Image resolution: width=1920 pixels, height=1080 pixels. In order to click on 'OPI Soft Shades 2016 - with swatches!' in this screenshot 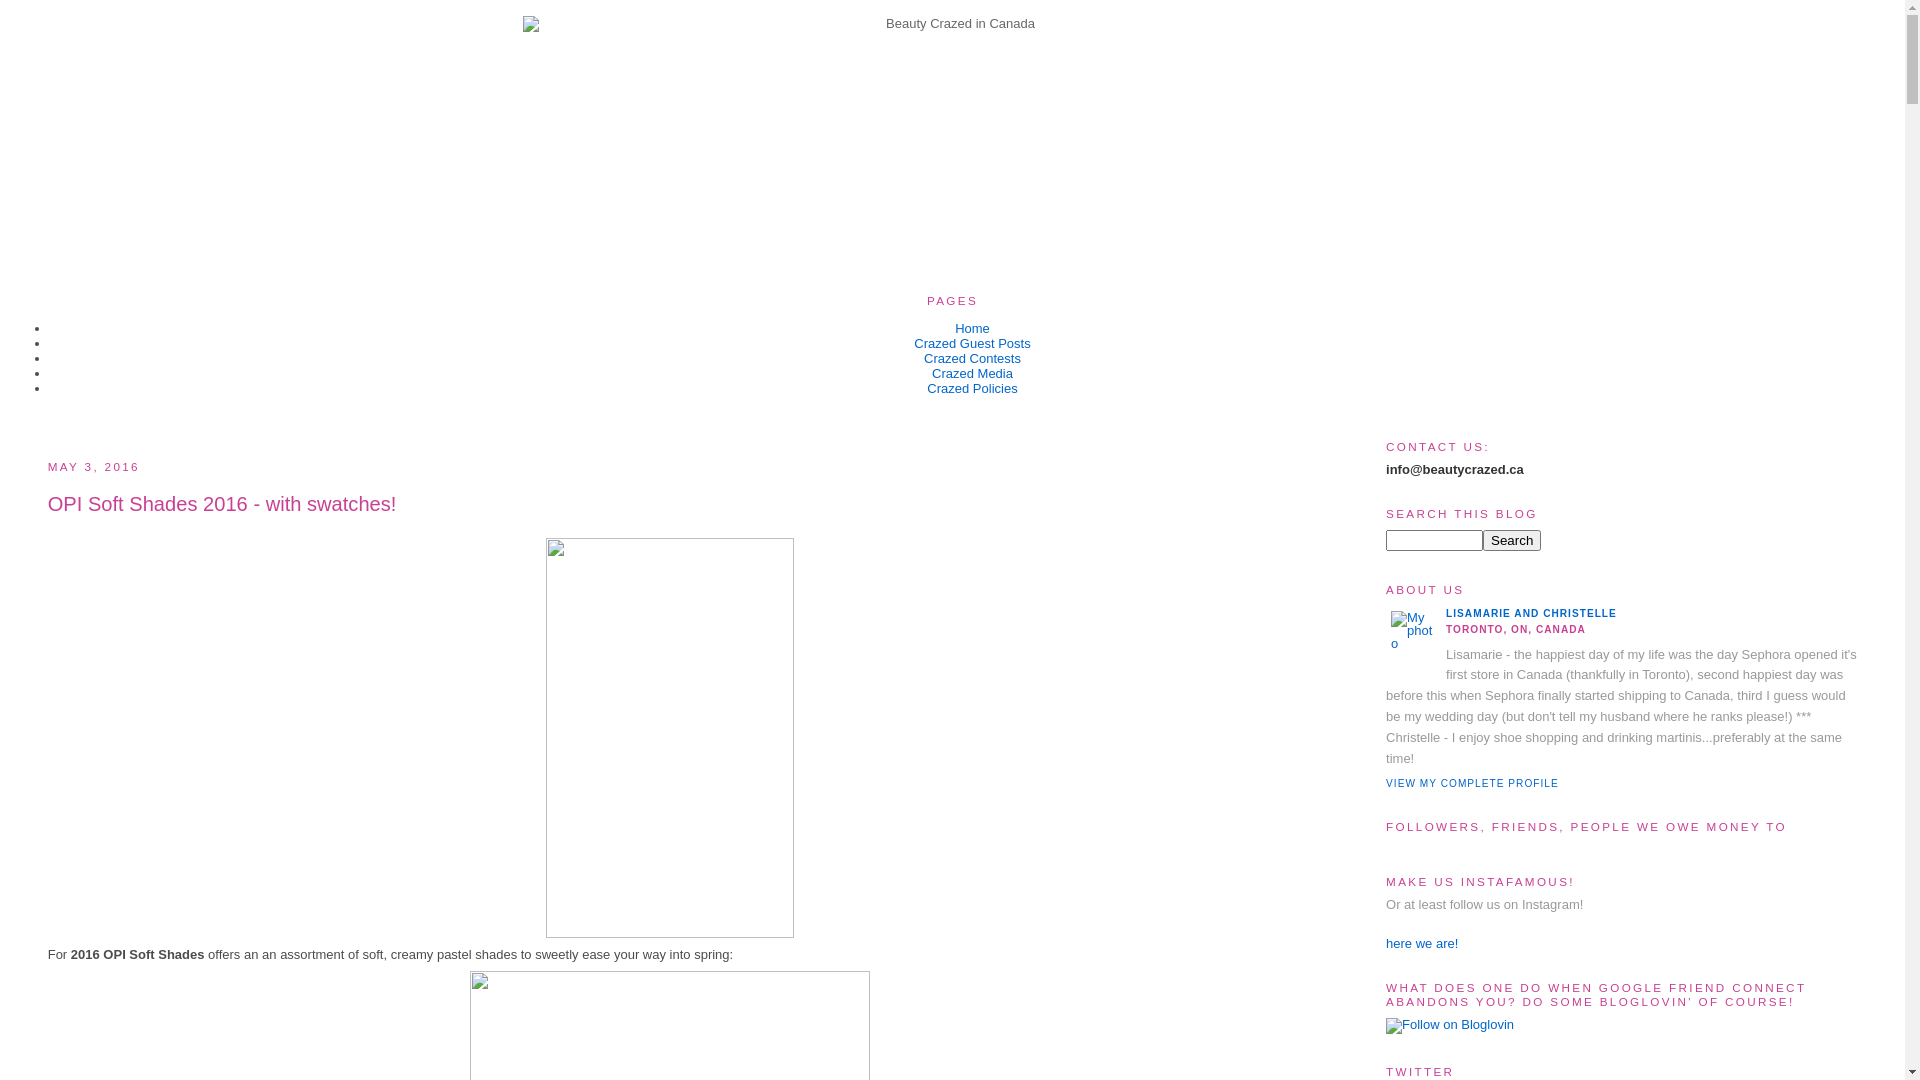, I will do `click(48, 503)`.